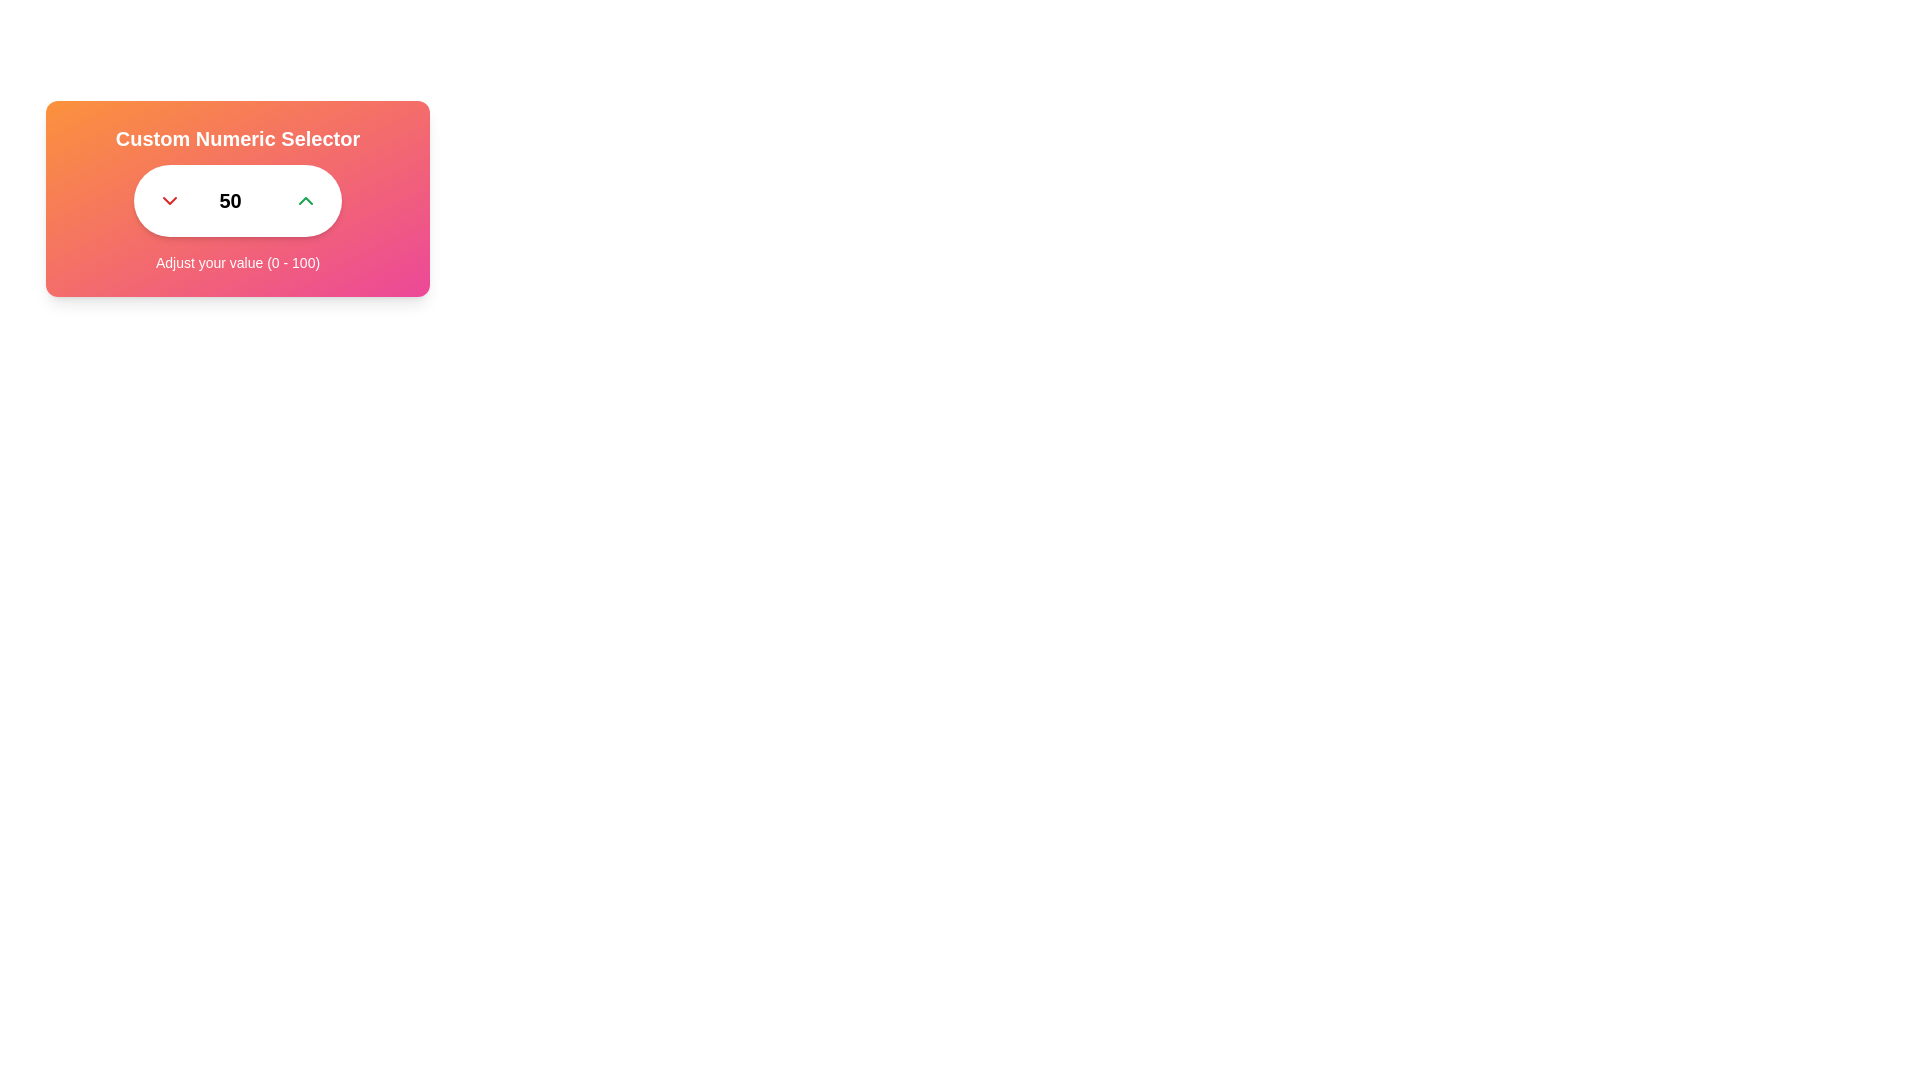 Image resolution: width=1920 pixels, height=1080 pixels. Describe the element at coordinates (169, 200) in the screenshot. I see `the red downward arrow icon button located to the left of the numeric input field to decrease the value` at that location.